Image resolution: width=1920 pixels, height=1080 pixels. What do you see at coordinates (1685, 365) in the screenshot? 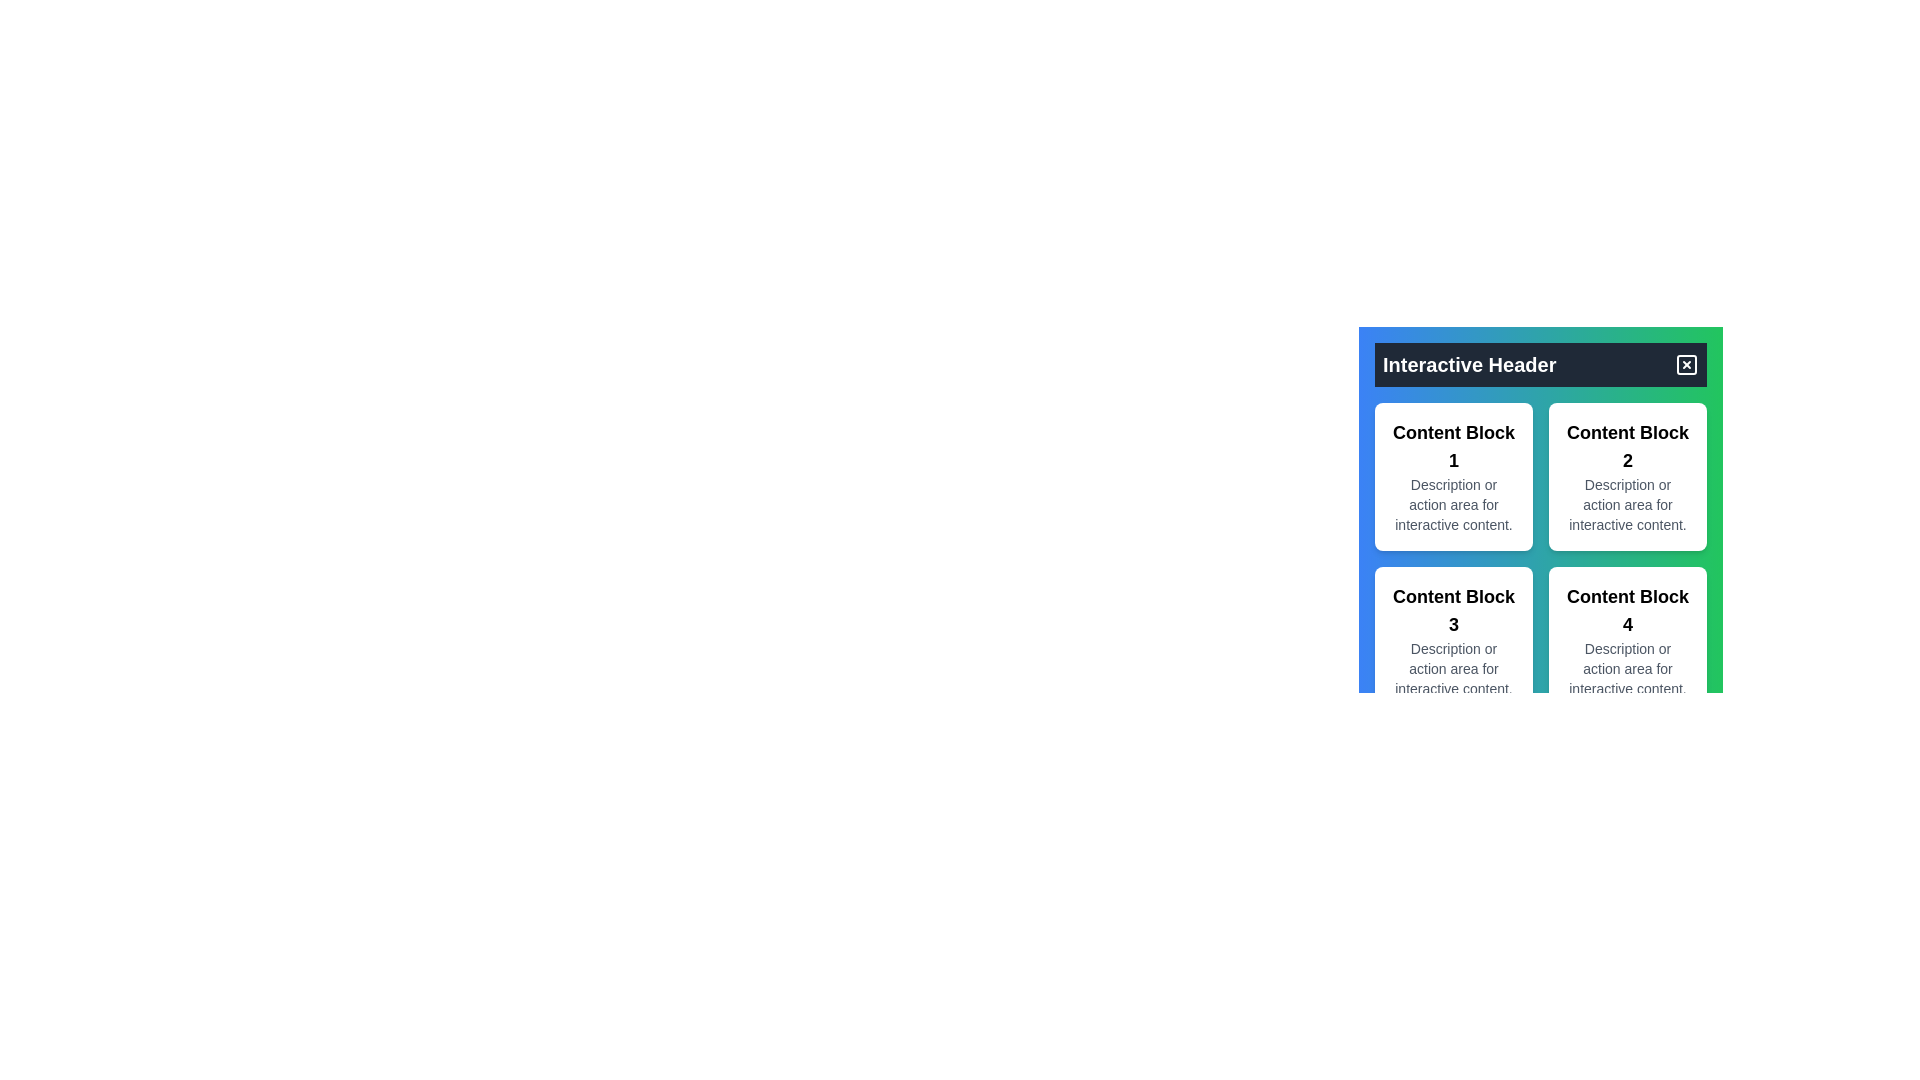
I see `the square button with an 'X' symbol located at the top-right corner of the 'Interactive Header' section` at bounding box center [1685, 365].